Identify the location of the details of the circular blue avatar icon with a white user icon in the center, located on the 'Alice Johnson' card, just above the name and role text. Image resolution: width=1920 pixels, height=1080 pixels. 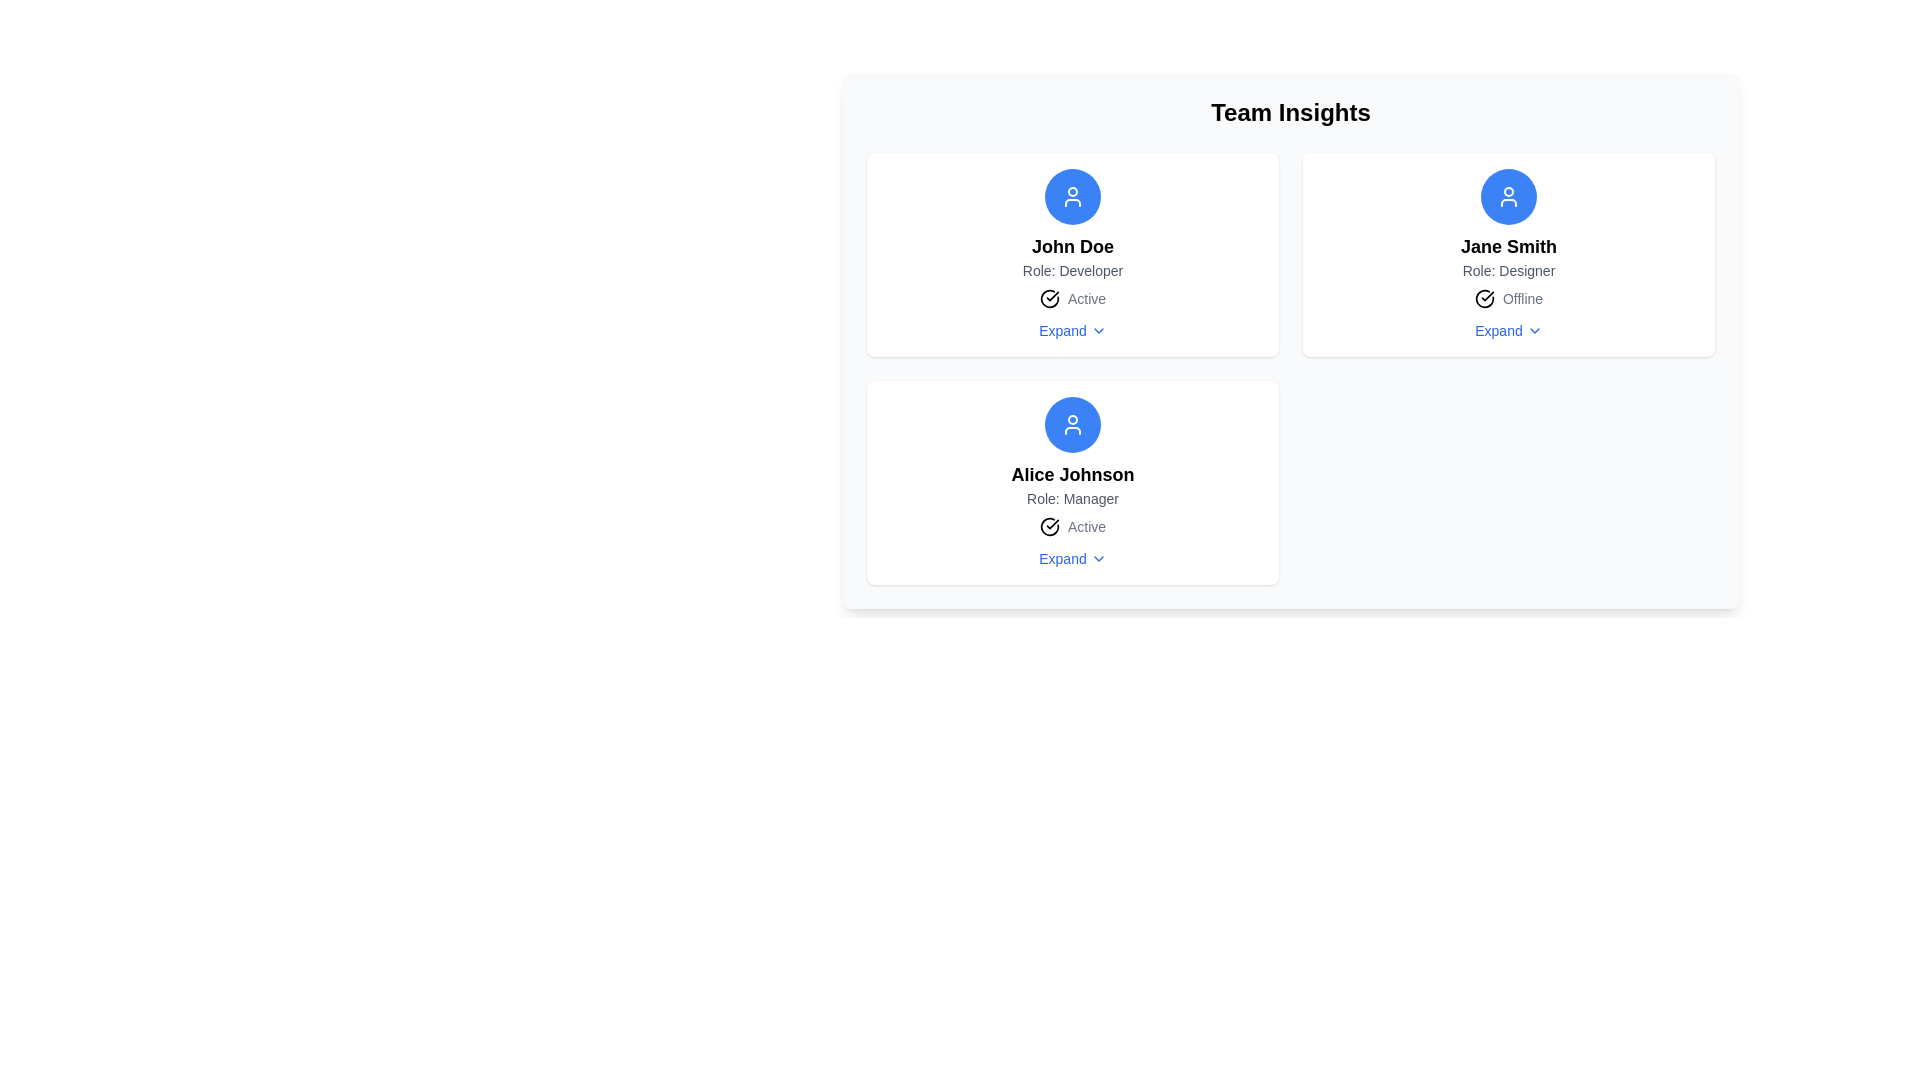
(1072, 423).